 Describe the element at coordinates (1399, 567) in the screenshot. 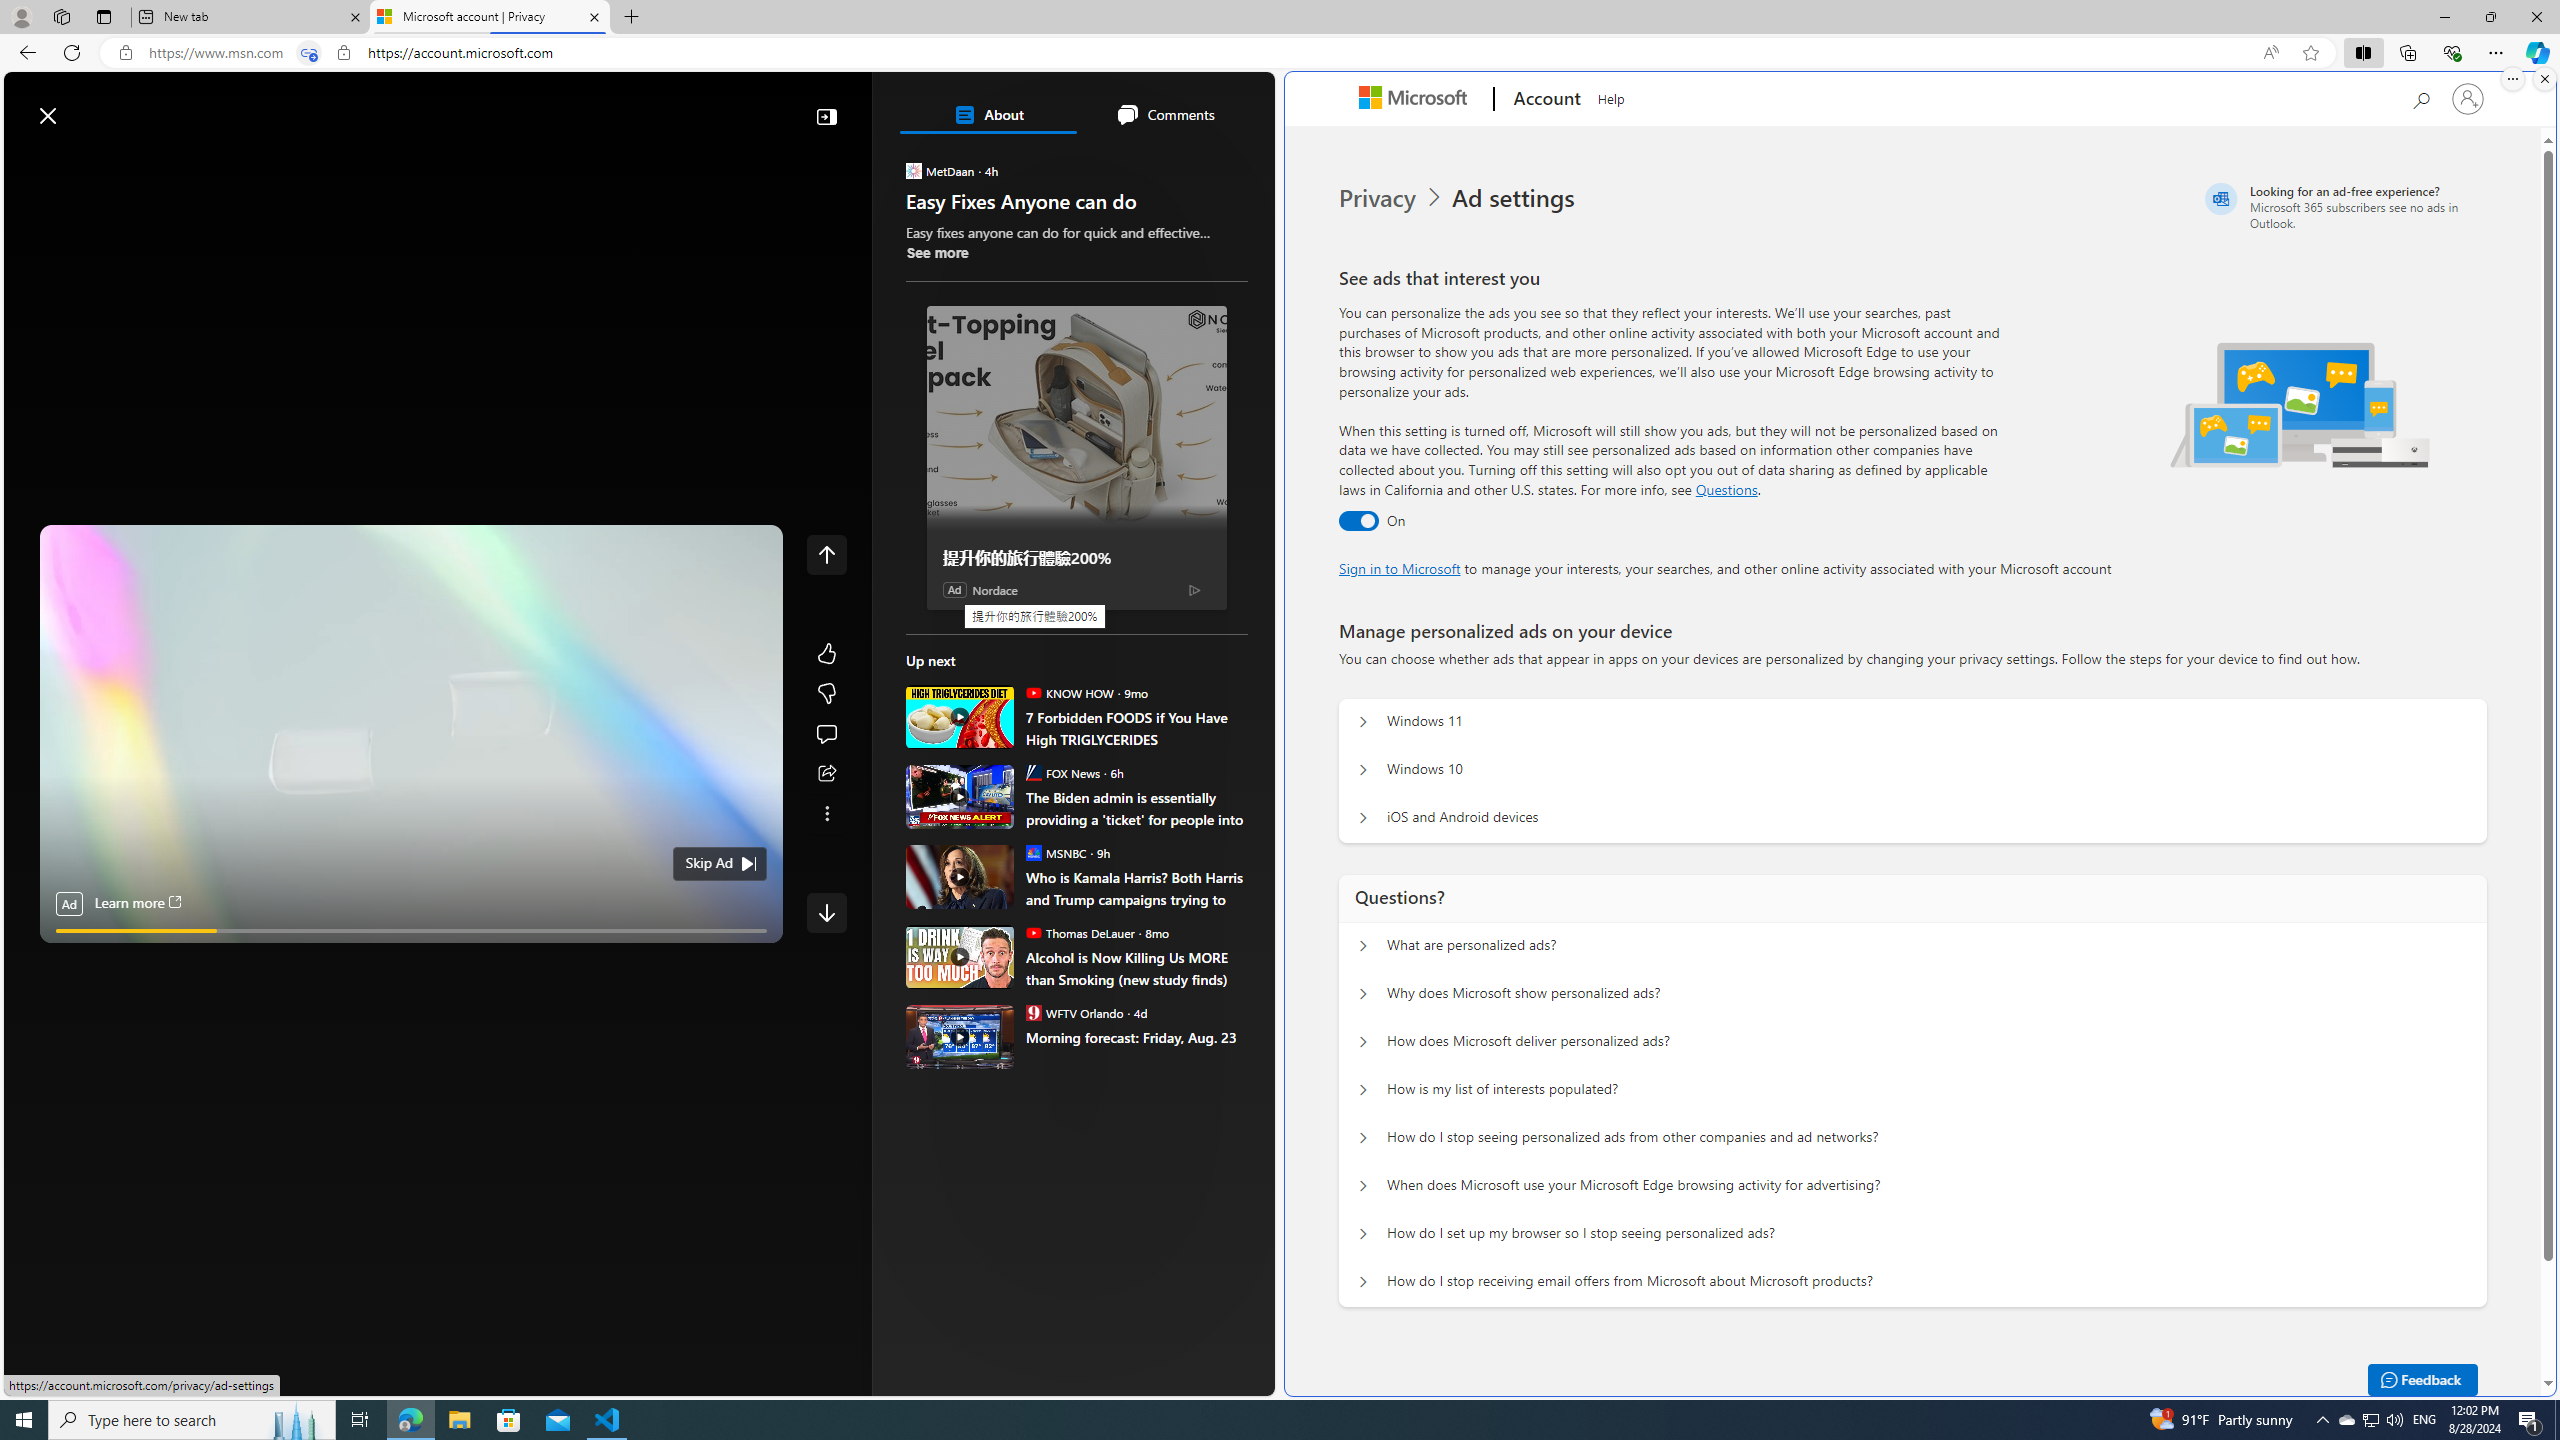

I see `'Sign in to Microsoft'` at that location.